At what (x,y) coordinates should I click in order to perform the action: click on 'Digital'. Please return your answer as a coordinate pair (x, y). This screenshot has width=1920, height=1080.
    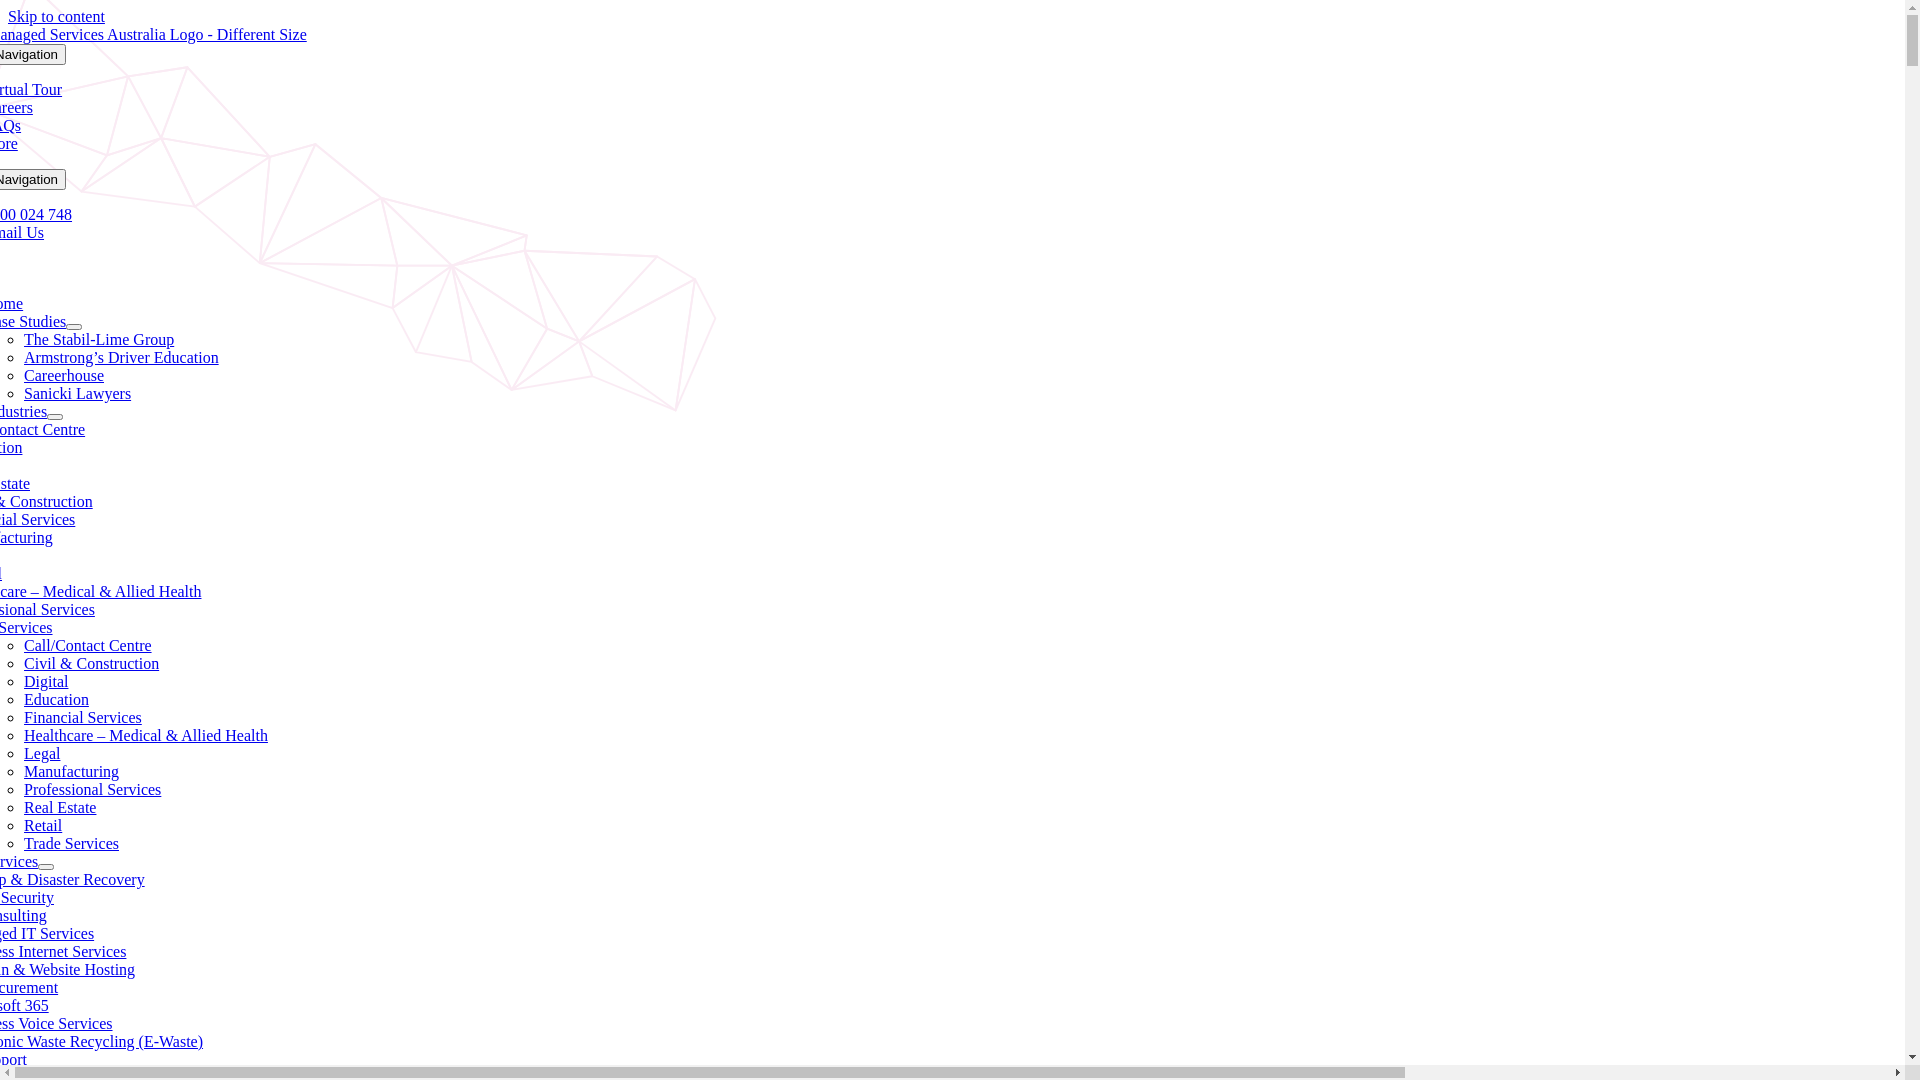
    Looking at the image, I should click on (24, 680).